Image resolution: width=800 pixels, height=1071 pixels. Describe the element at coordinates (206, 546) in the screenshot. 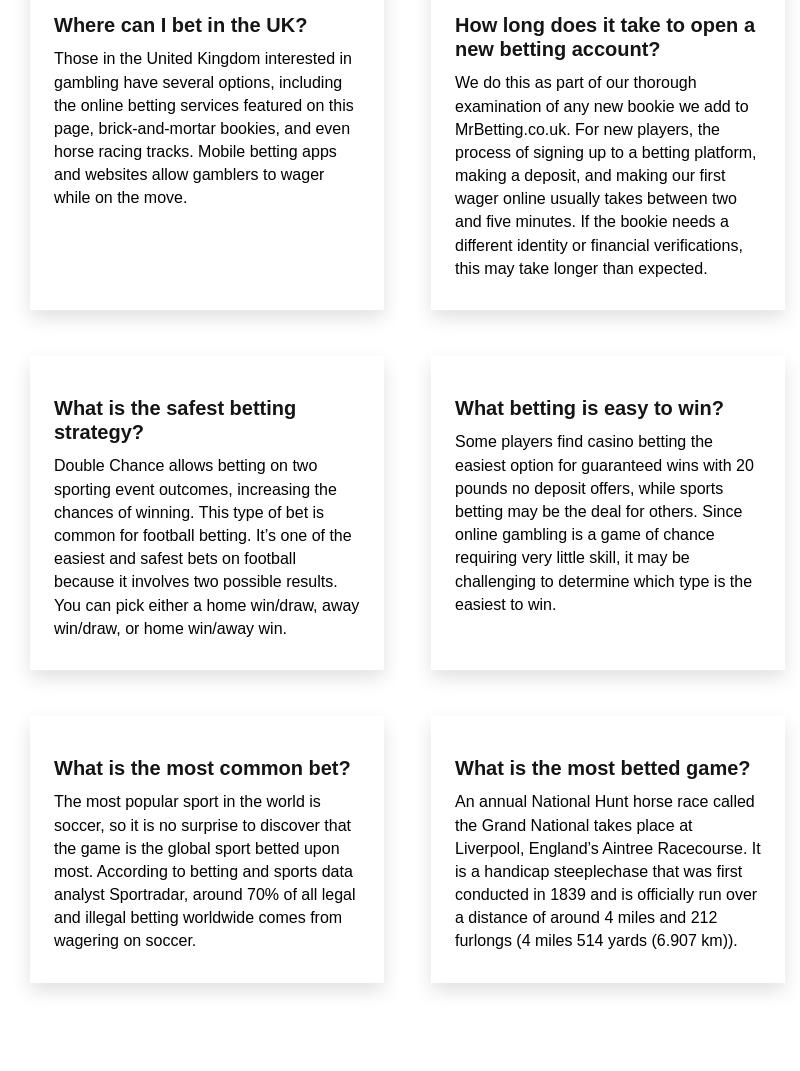

I see `'Double Chance allows betting on two sporting event outcomes, increasing the chances of winning. This type of bet is common for football betting. It’s one of the easiest and safest bets on football because it involves two possible results. You can pick either a home win/draw, away win/draw, or home win/away win.'` at that location.